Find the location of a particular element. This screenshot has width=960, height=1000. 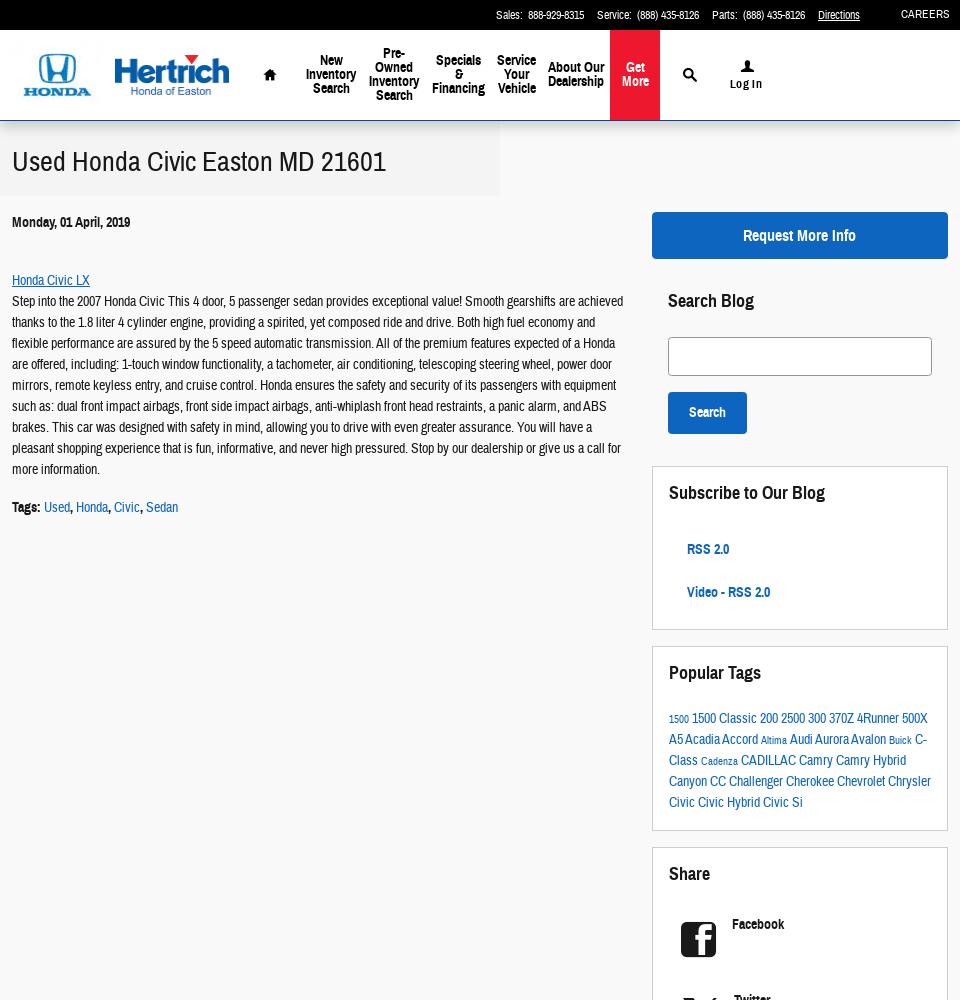

'Directions' is located at coordinates (839, 15).